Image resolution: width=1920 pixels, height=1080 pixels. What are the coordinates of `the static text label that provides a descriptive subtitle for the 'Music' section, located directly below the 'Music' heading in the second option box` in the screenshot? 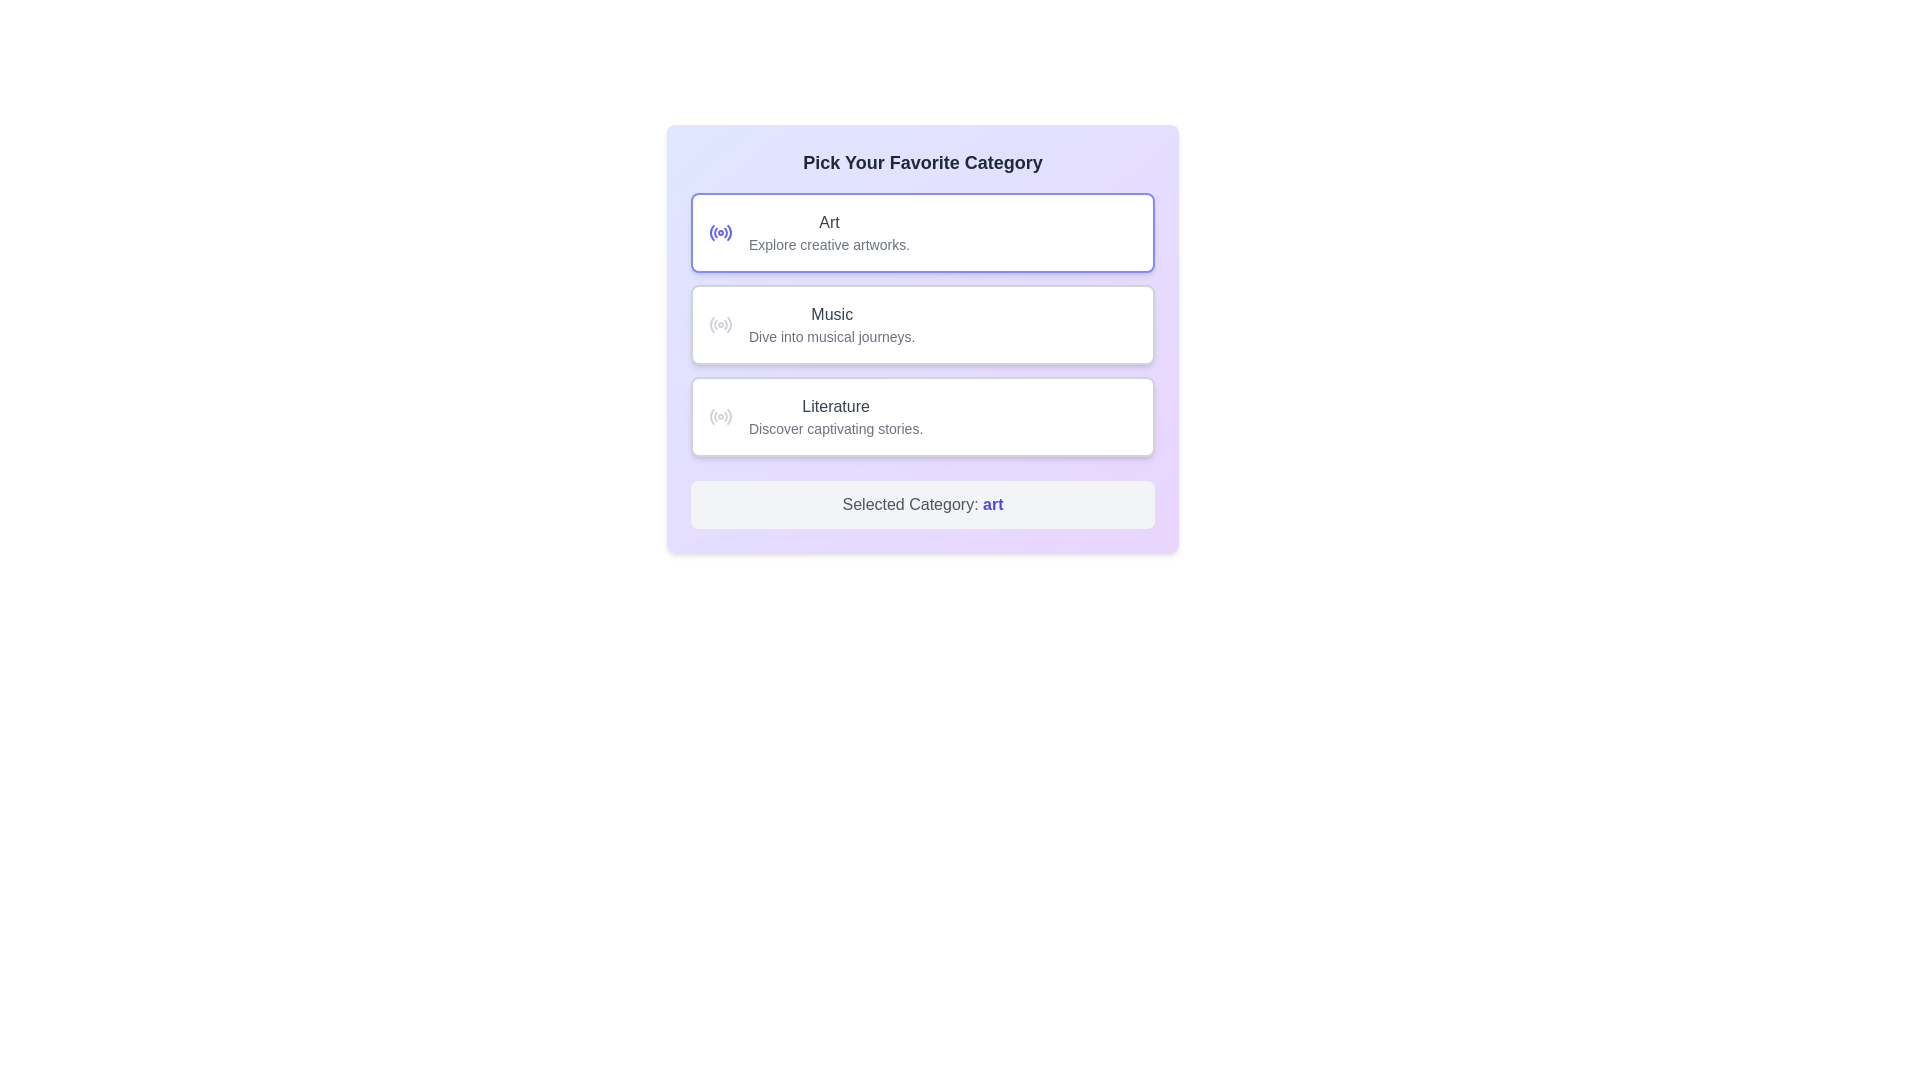 It's located at (832, 335).